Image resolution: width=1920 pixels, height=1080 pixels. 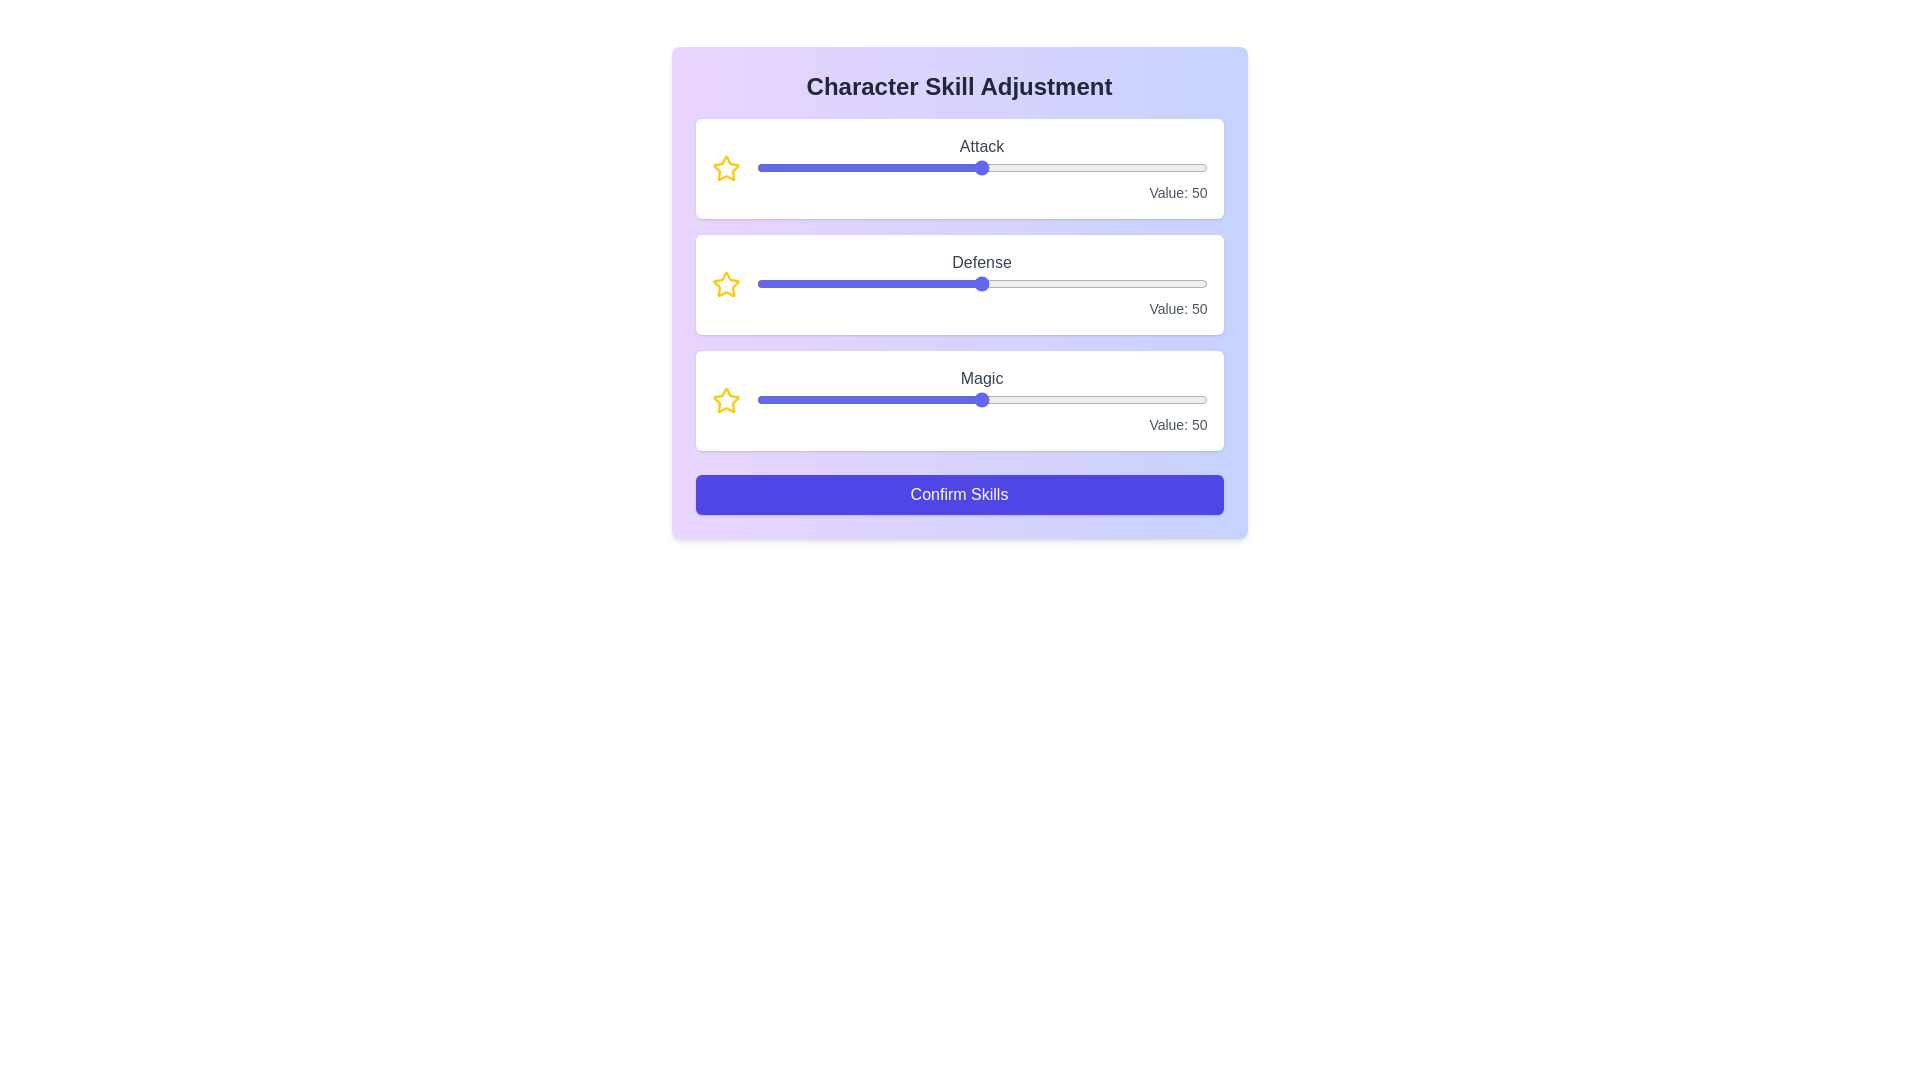 I want to click on the 'Confirm Skills' button to finalize the skill settings, so click(x=958, y=494).